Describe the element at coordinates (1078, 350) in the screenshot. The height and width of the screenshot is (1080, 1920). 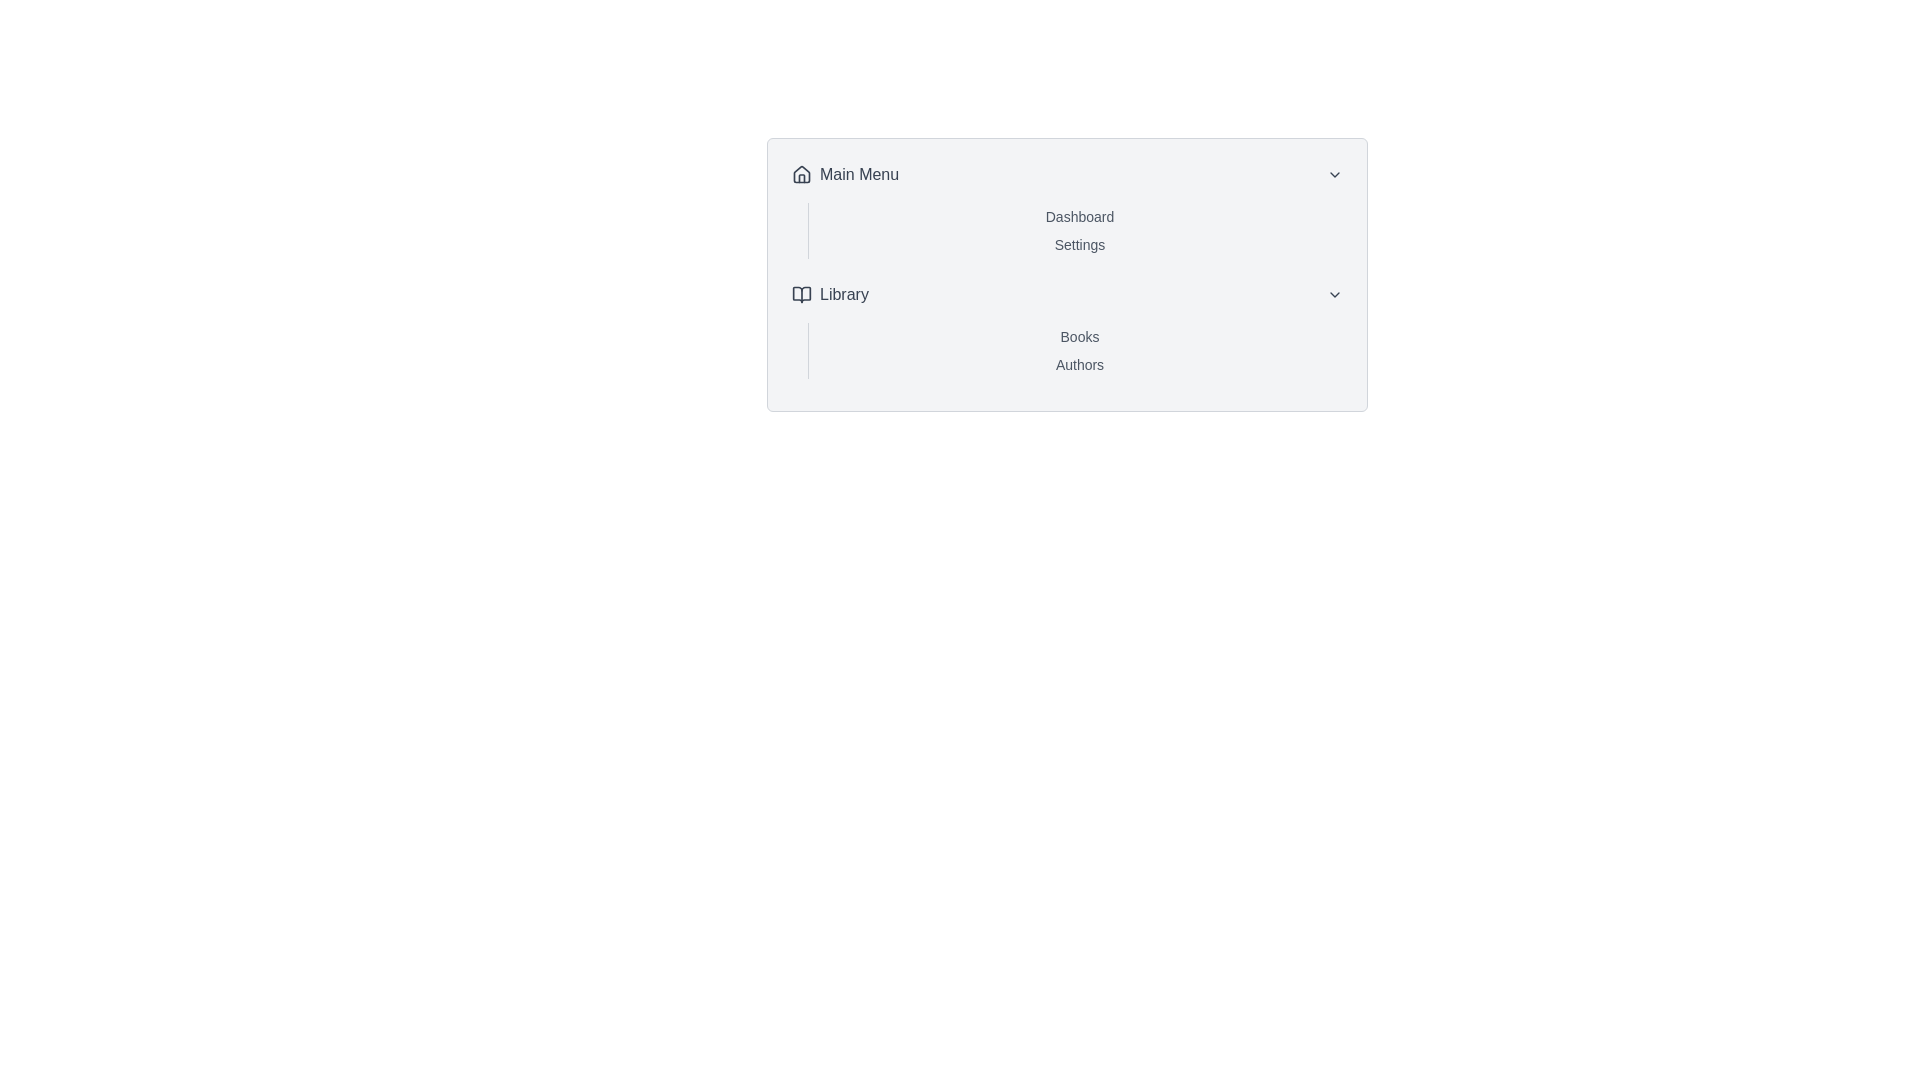
I see `the 'Books' and 'Authors' section header located directly below the 'Library' text, which serves as a labeled section within the 'Library' group` at that location.